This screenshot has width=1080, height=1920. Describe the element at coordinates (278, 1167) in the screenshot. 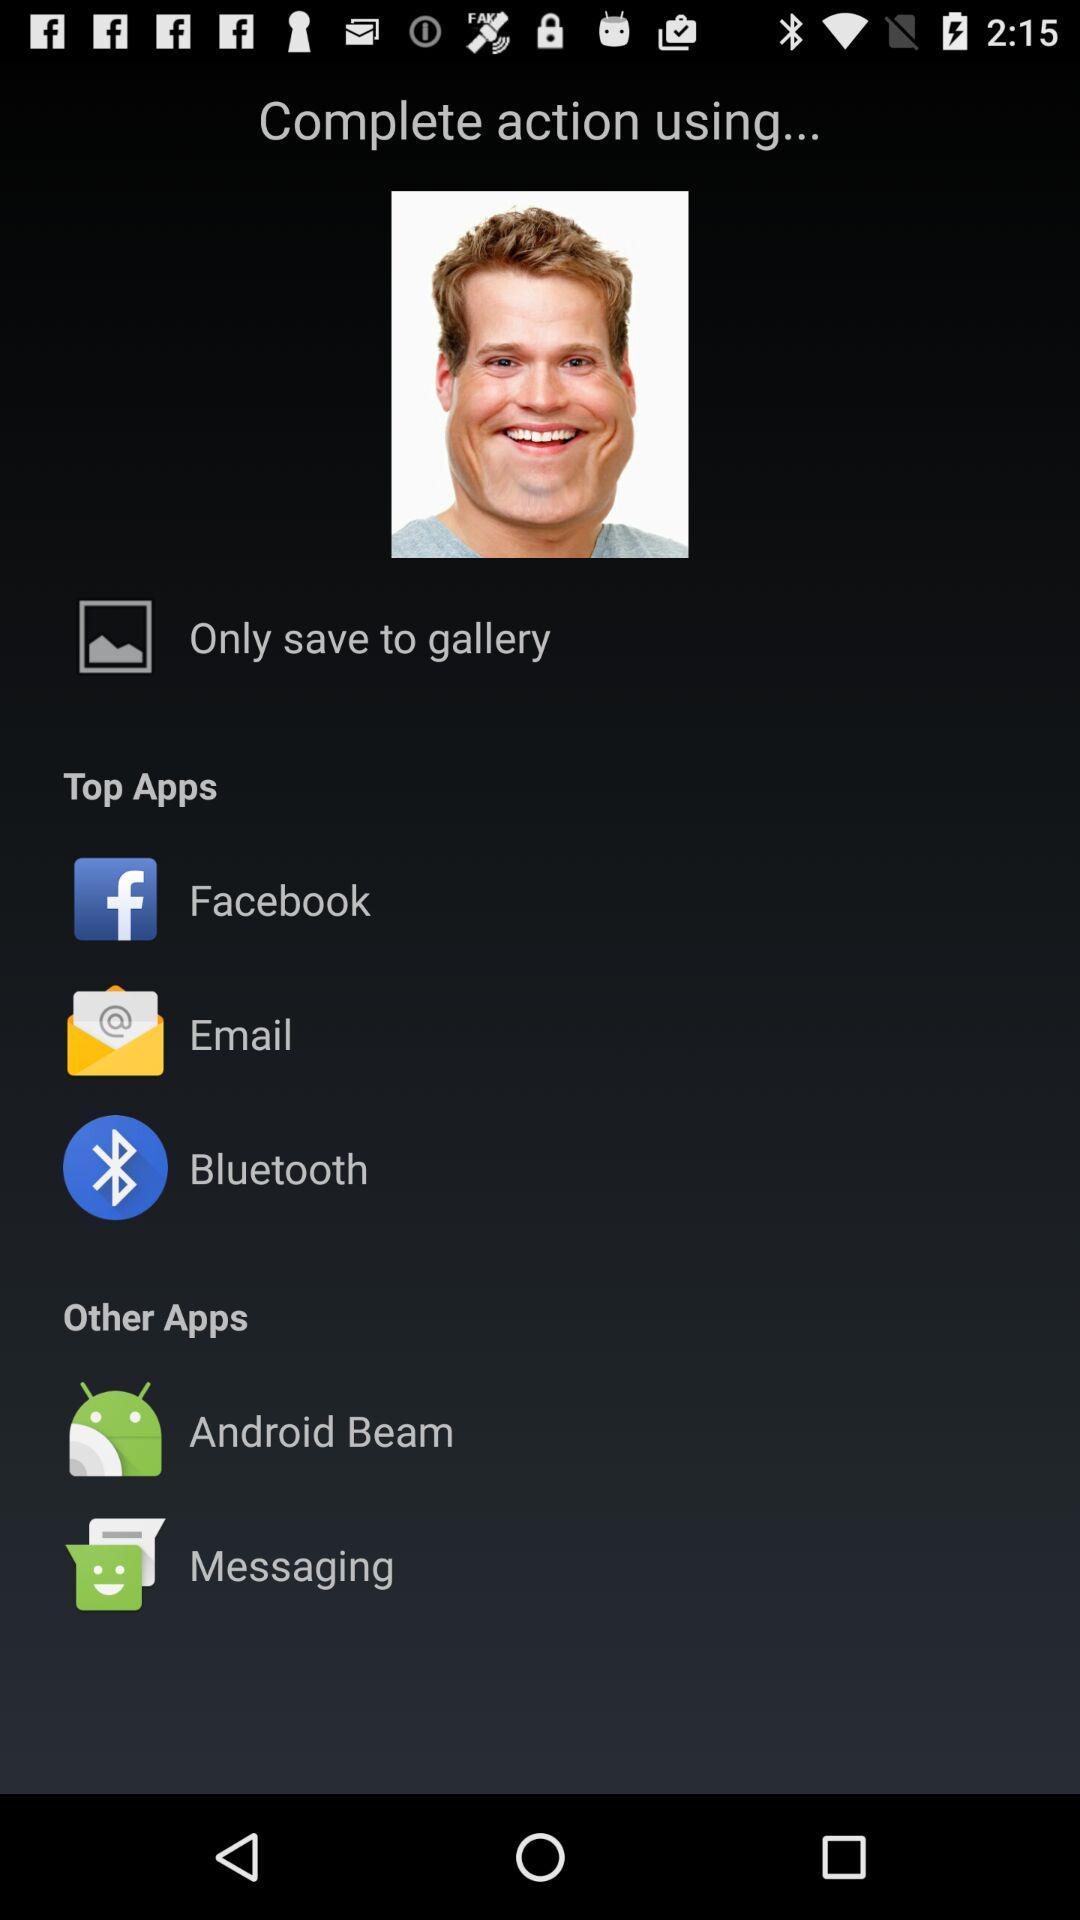

I see `the bluetooth icon` at that location.